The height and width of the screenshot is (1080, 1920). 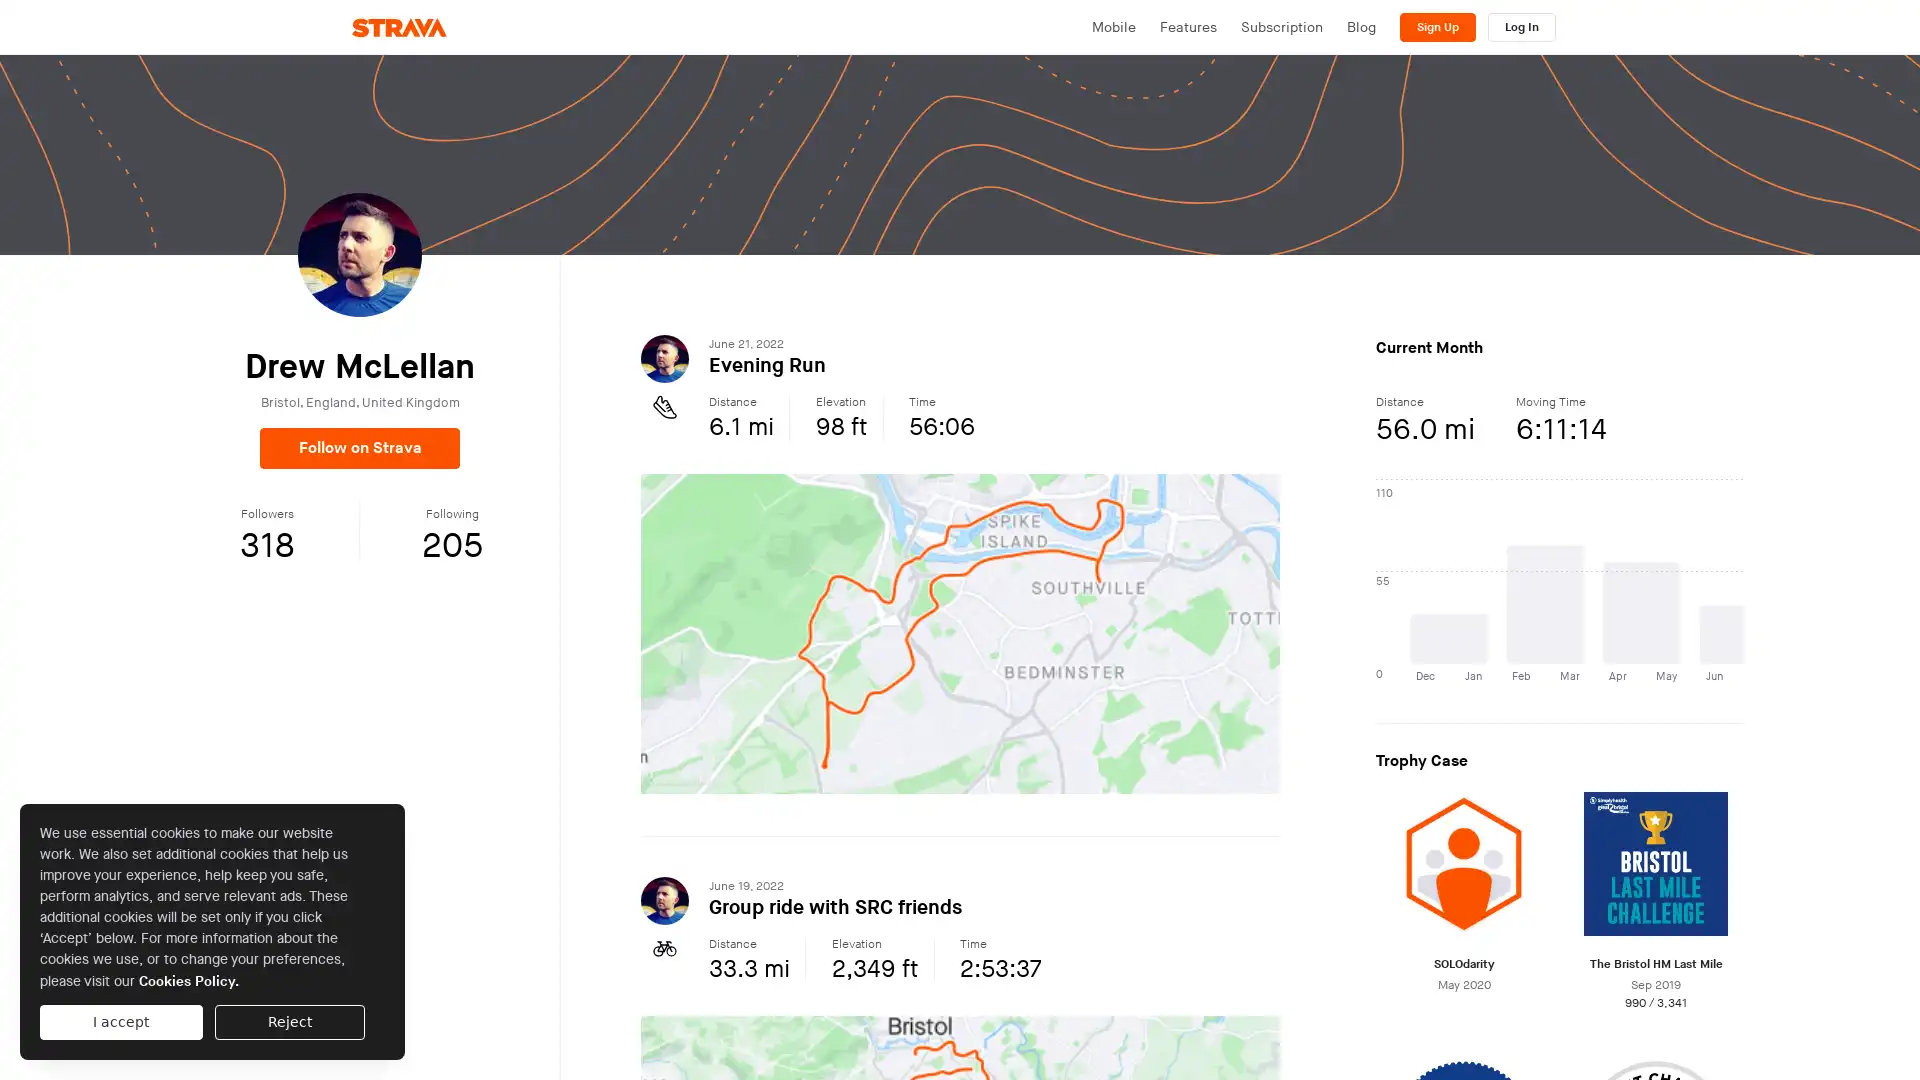 What do you see at coordinates (288, 1022) in the screenshot?
I see `Reject` at bounding box center [288, 1022].